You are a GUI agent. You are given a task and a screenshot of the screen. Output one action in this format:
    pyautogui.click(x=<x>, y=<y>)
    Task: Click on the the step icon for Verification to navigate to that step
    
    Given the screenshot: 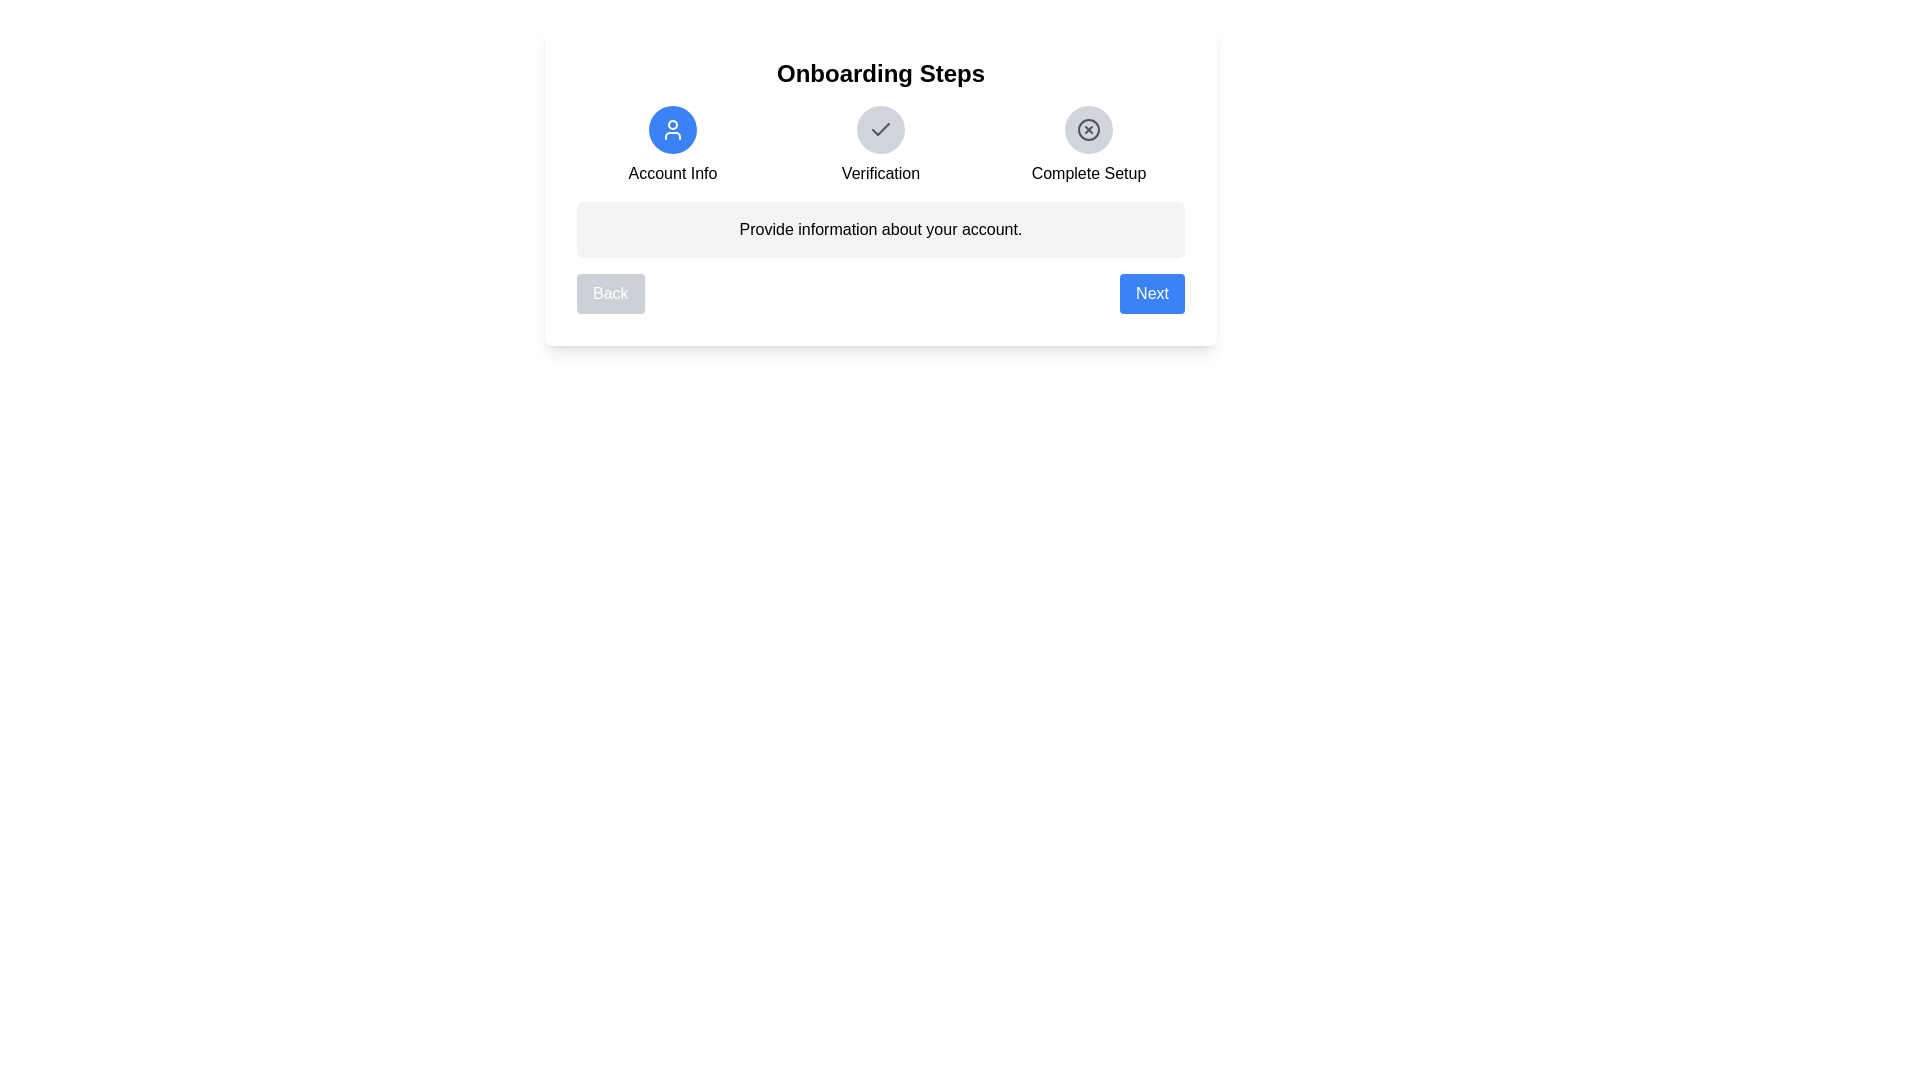 What is the action you would take?
    pyautogui.click(x=880, y=130)
    